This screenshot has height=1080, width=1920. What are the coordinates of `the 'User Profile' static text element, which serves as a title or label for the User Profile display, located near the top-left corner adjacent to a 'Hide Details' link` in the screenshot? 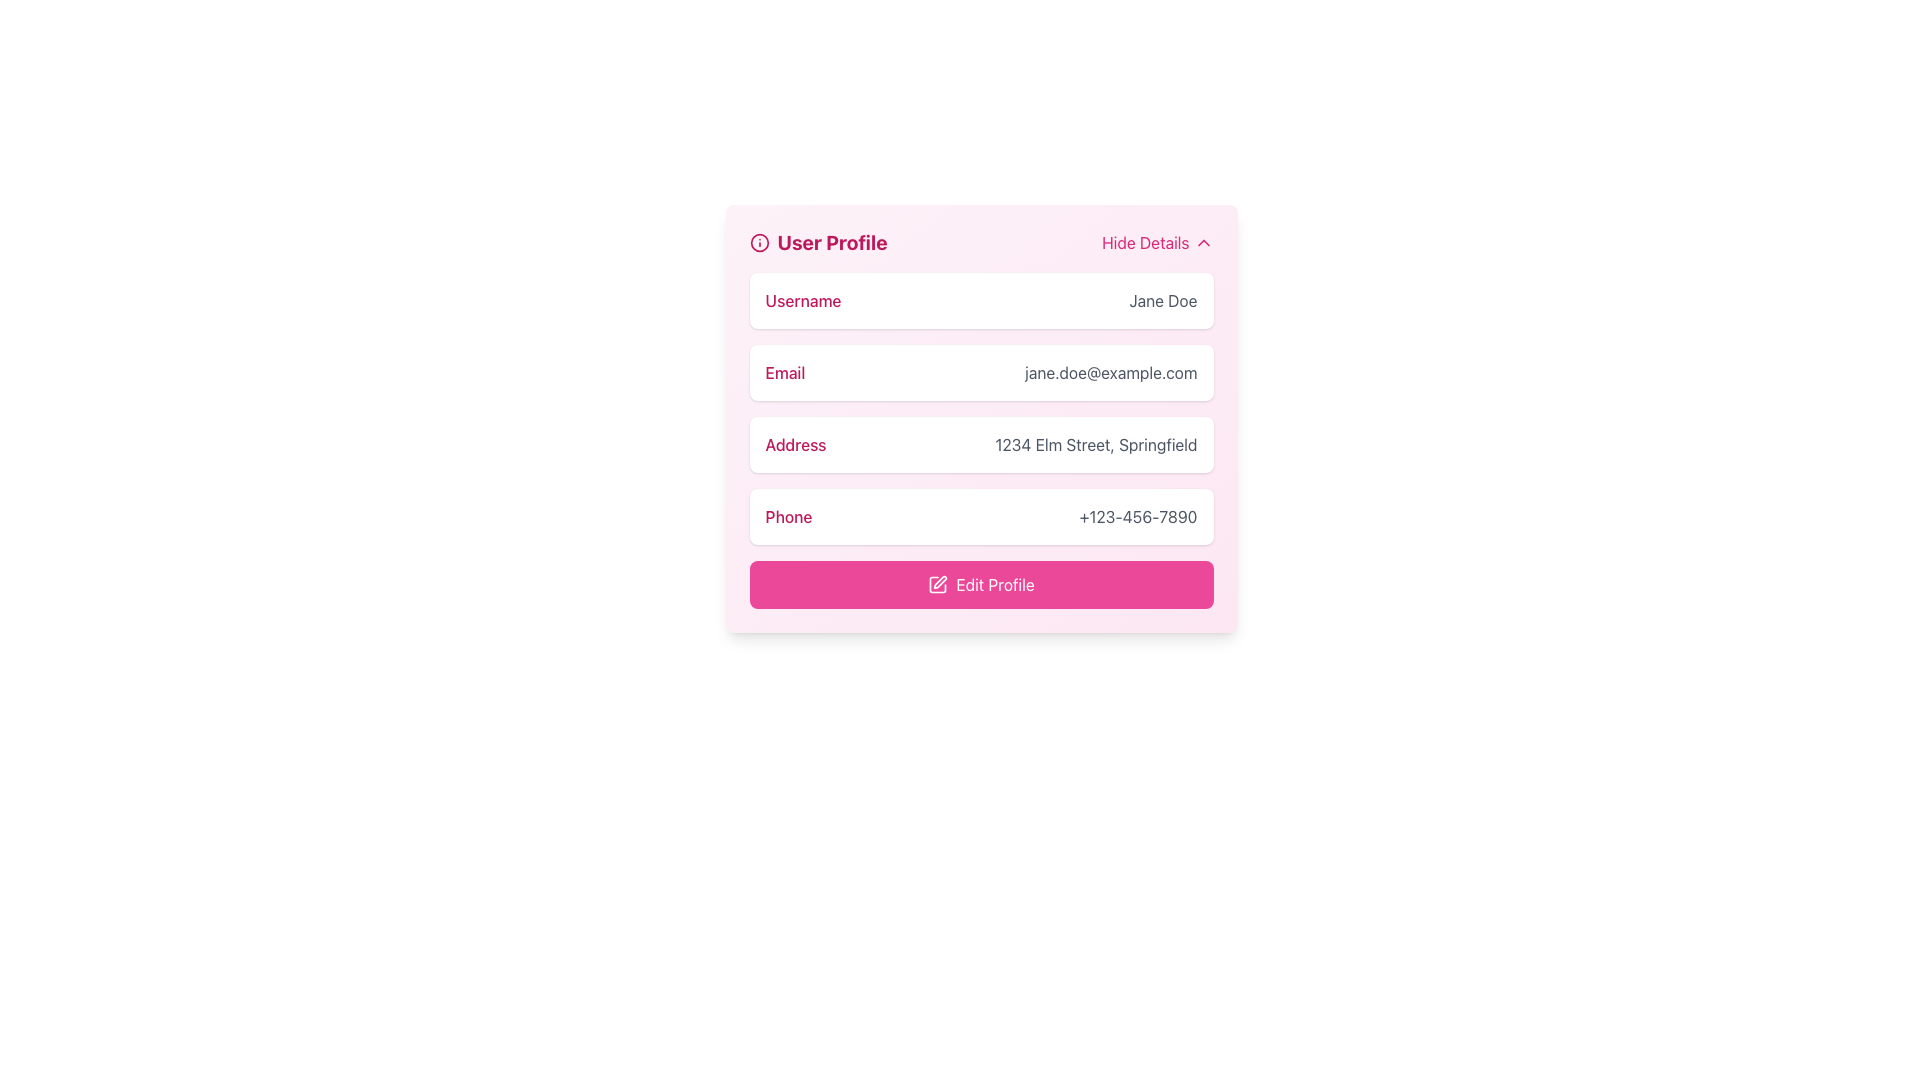 It's located at (818, 242).